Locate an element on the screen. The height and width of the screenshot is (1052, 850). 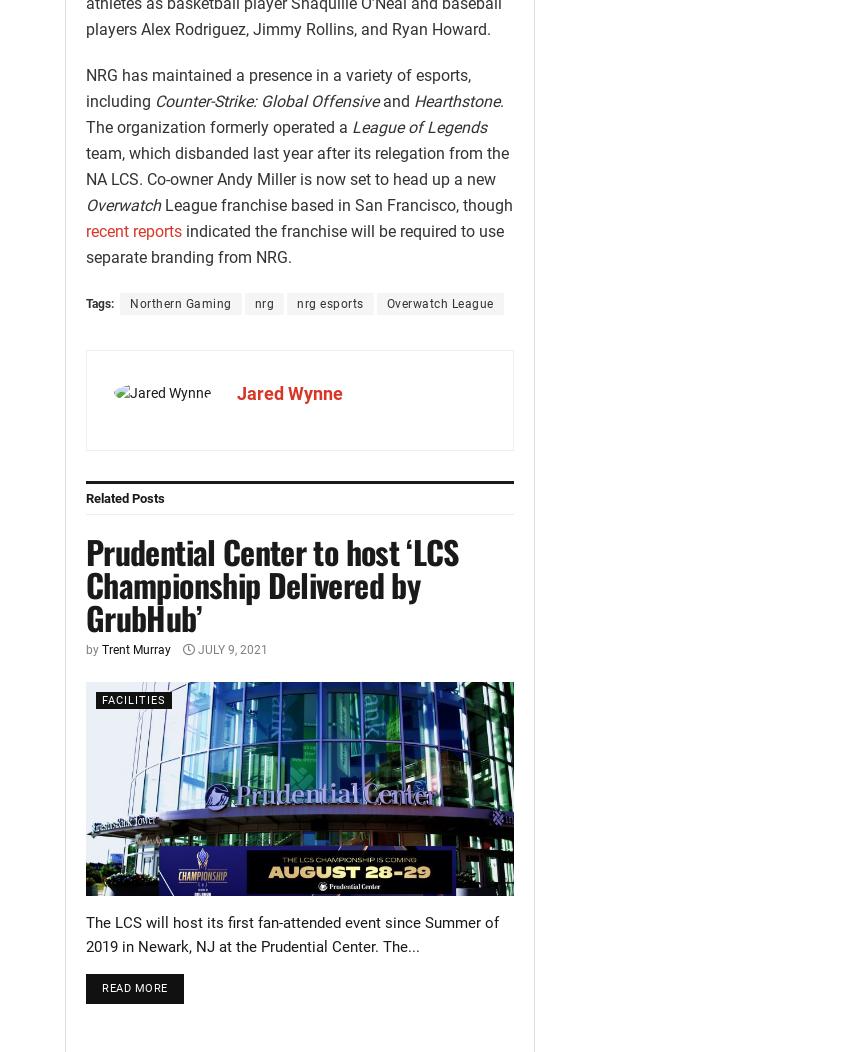
'team, which disbanded last year after its relegation from the NA LCS. Co-owner Andy Miller is now set to head up a new' is located at coordinates (296, 164).